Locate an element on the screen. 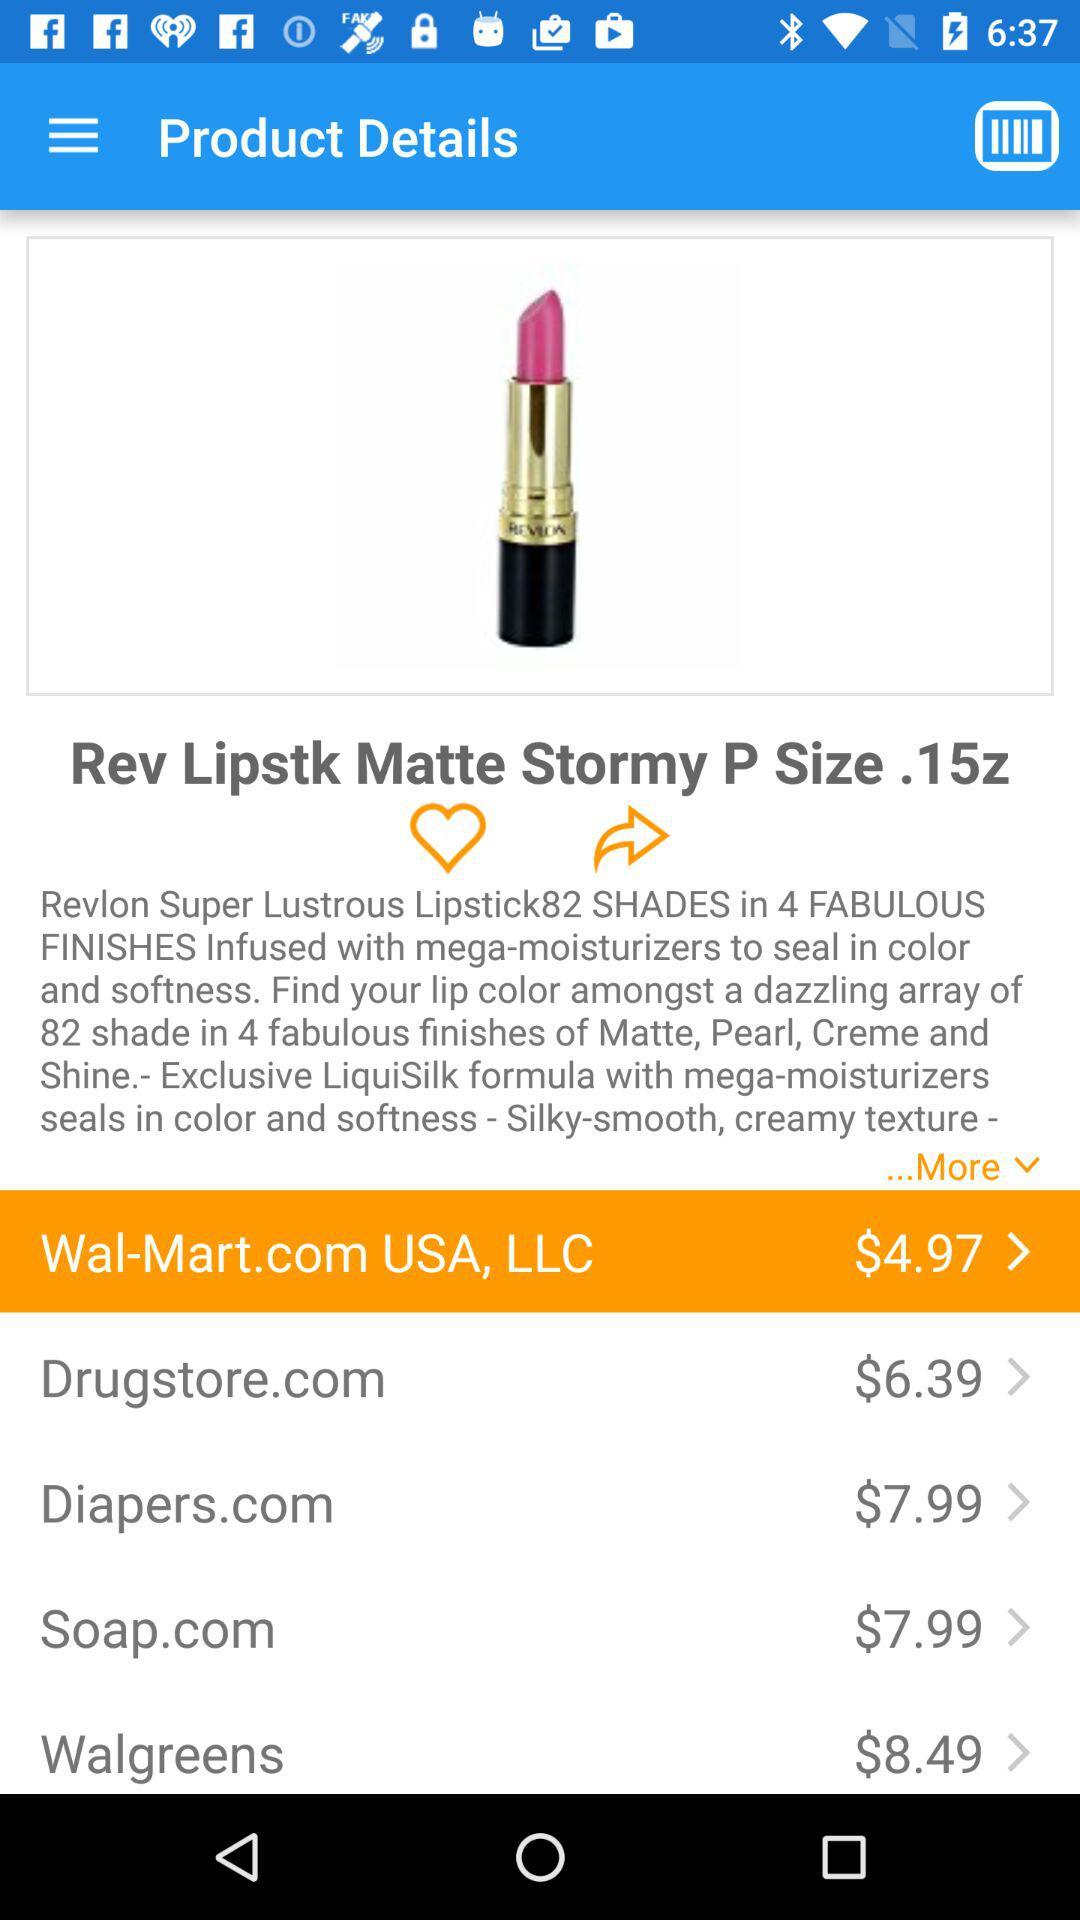 This screenshot has height=1920, width=1080. the revlon super lustrous item is located at coordinates (540, 1009).